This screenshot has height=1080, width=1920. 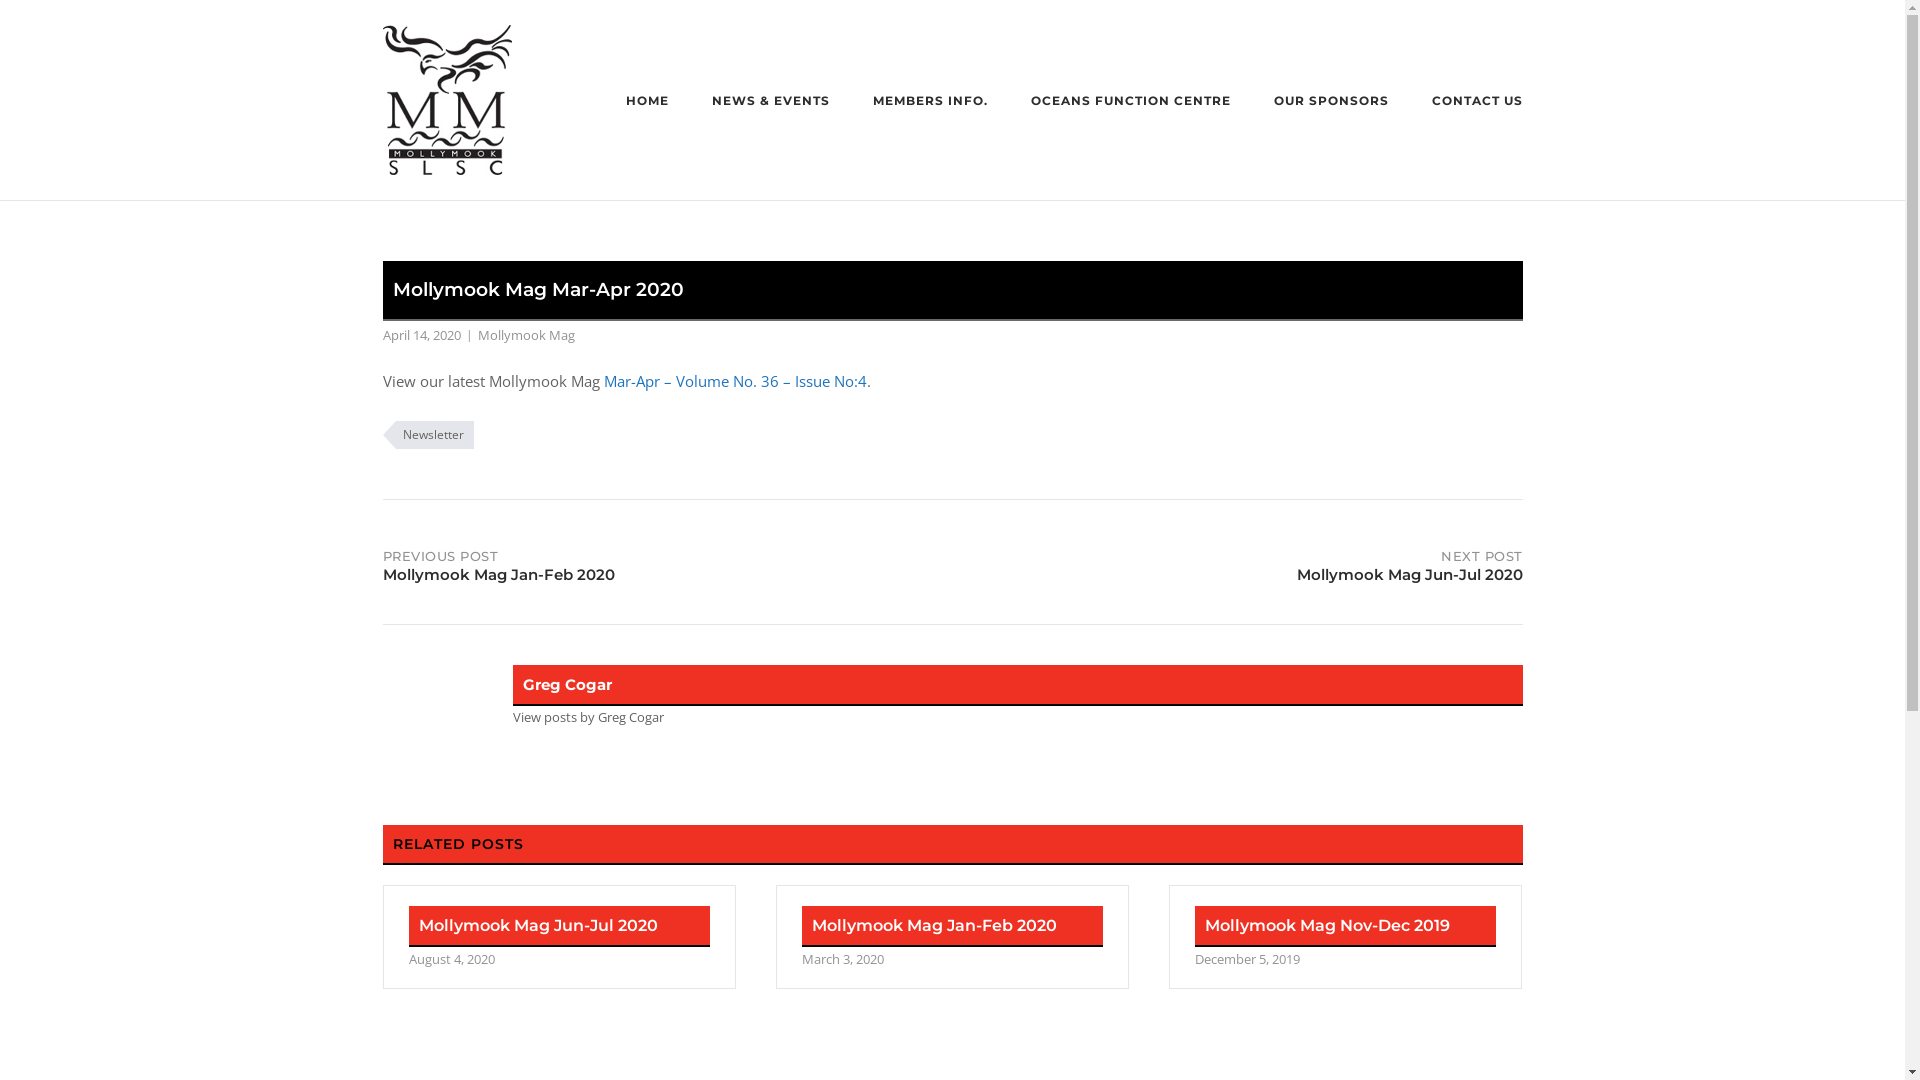 I want to click on 'Mollymook Mag Jun-Jul 2020, so click(x=558, y=937).